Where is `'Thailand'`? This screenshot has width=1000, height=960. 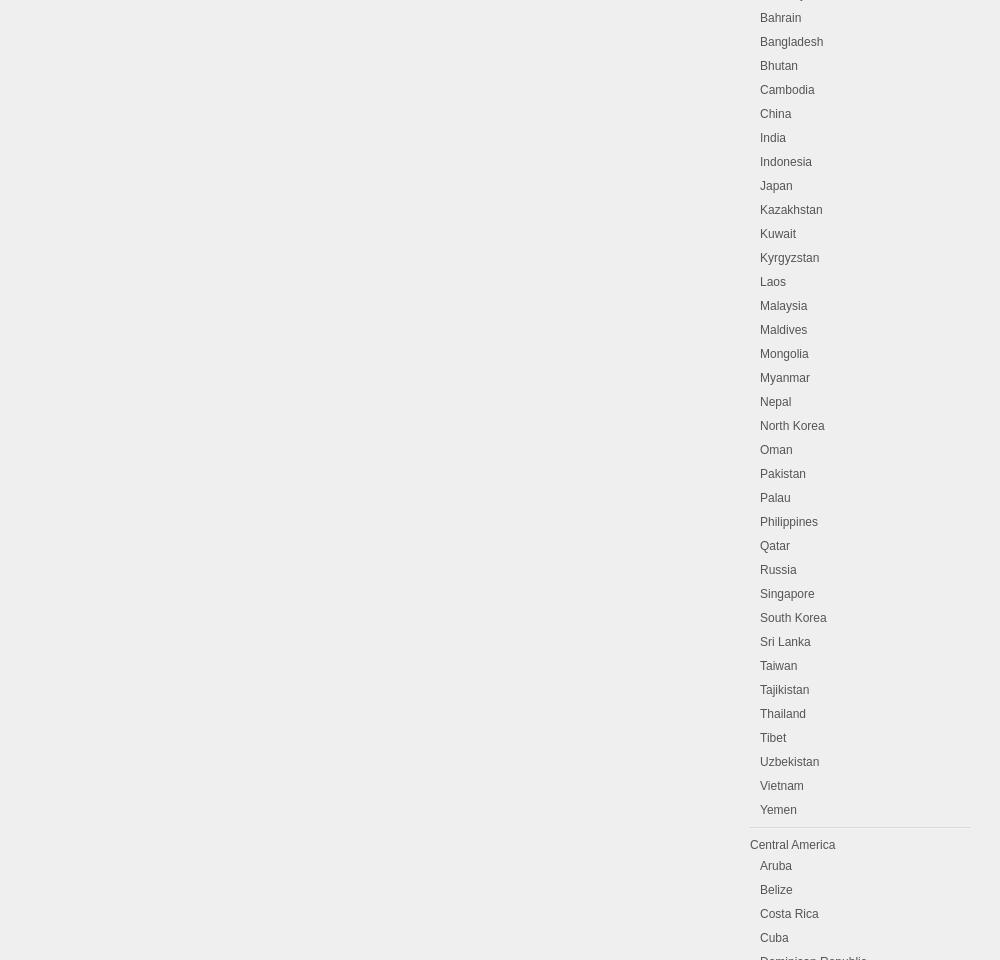 'Thailand' is located at coordinates (783, 714).